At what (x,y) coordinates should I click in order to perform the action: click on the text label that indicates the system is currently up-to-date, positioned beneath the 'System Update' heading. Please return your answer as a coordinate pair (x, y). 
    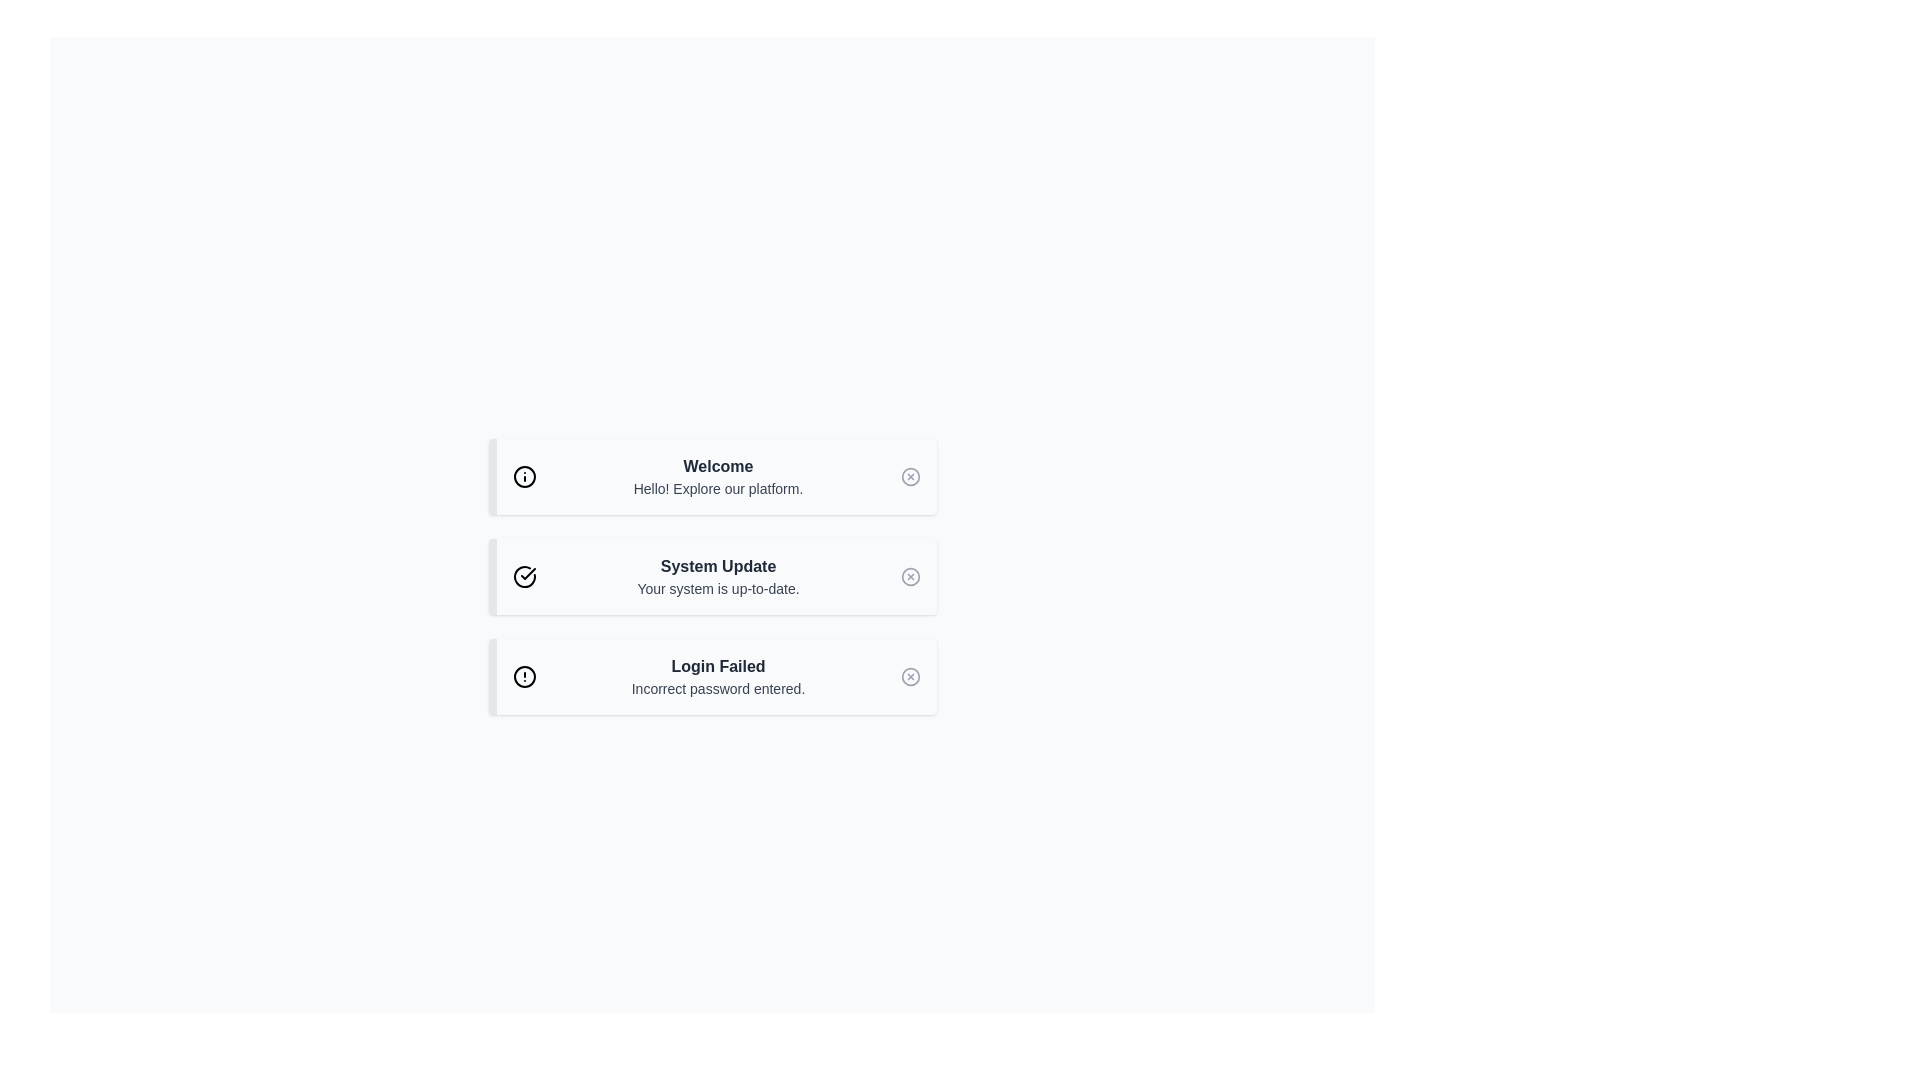
    Looking at the image, I should click on (718, 588).